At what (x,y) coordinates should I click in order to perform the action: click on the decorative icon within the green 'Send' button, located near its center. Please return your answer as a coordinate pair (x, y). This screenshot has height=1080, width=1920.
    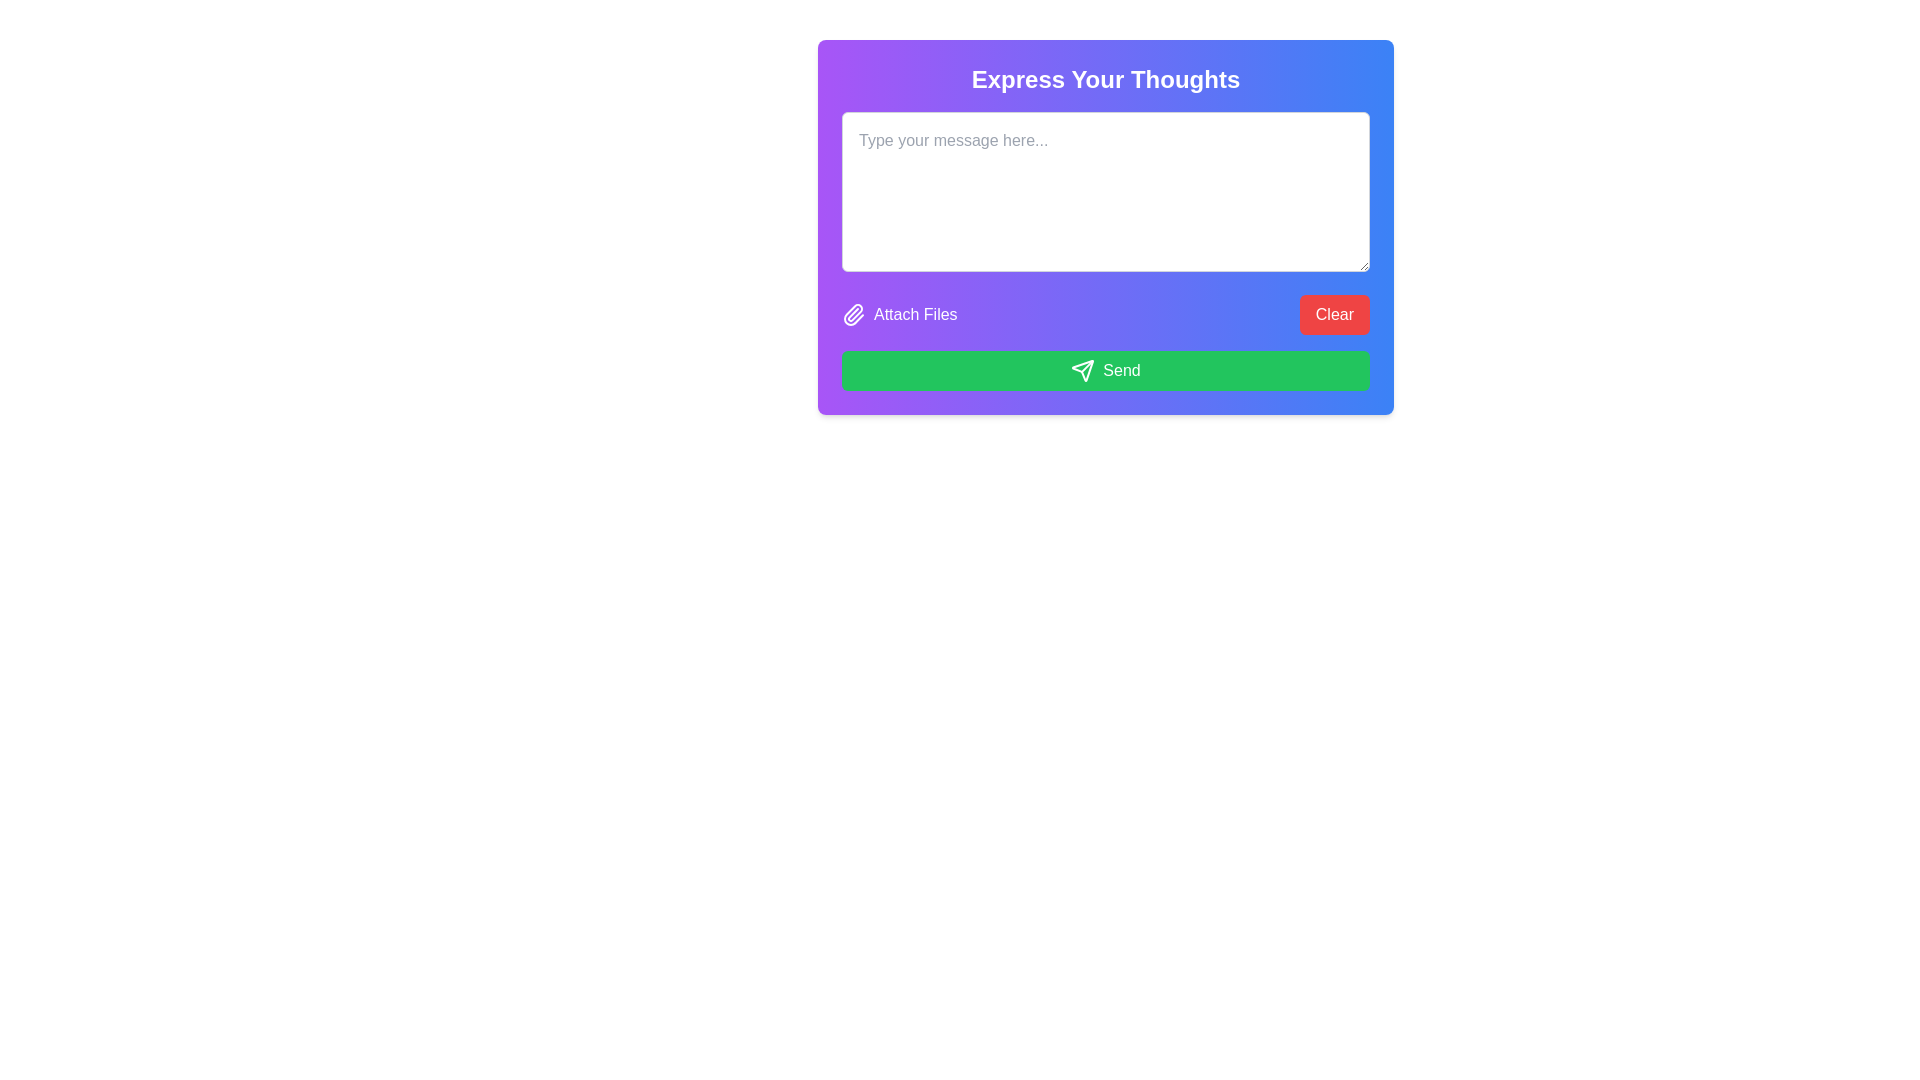
    Looking at the image, I should click on (1082, 370).